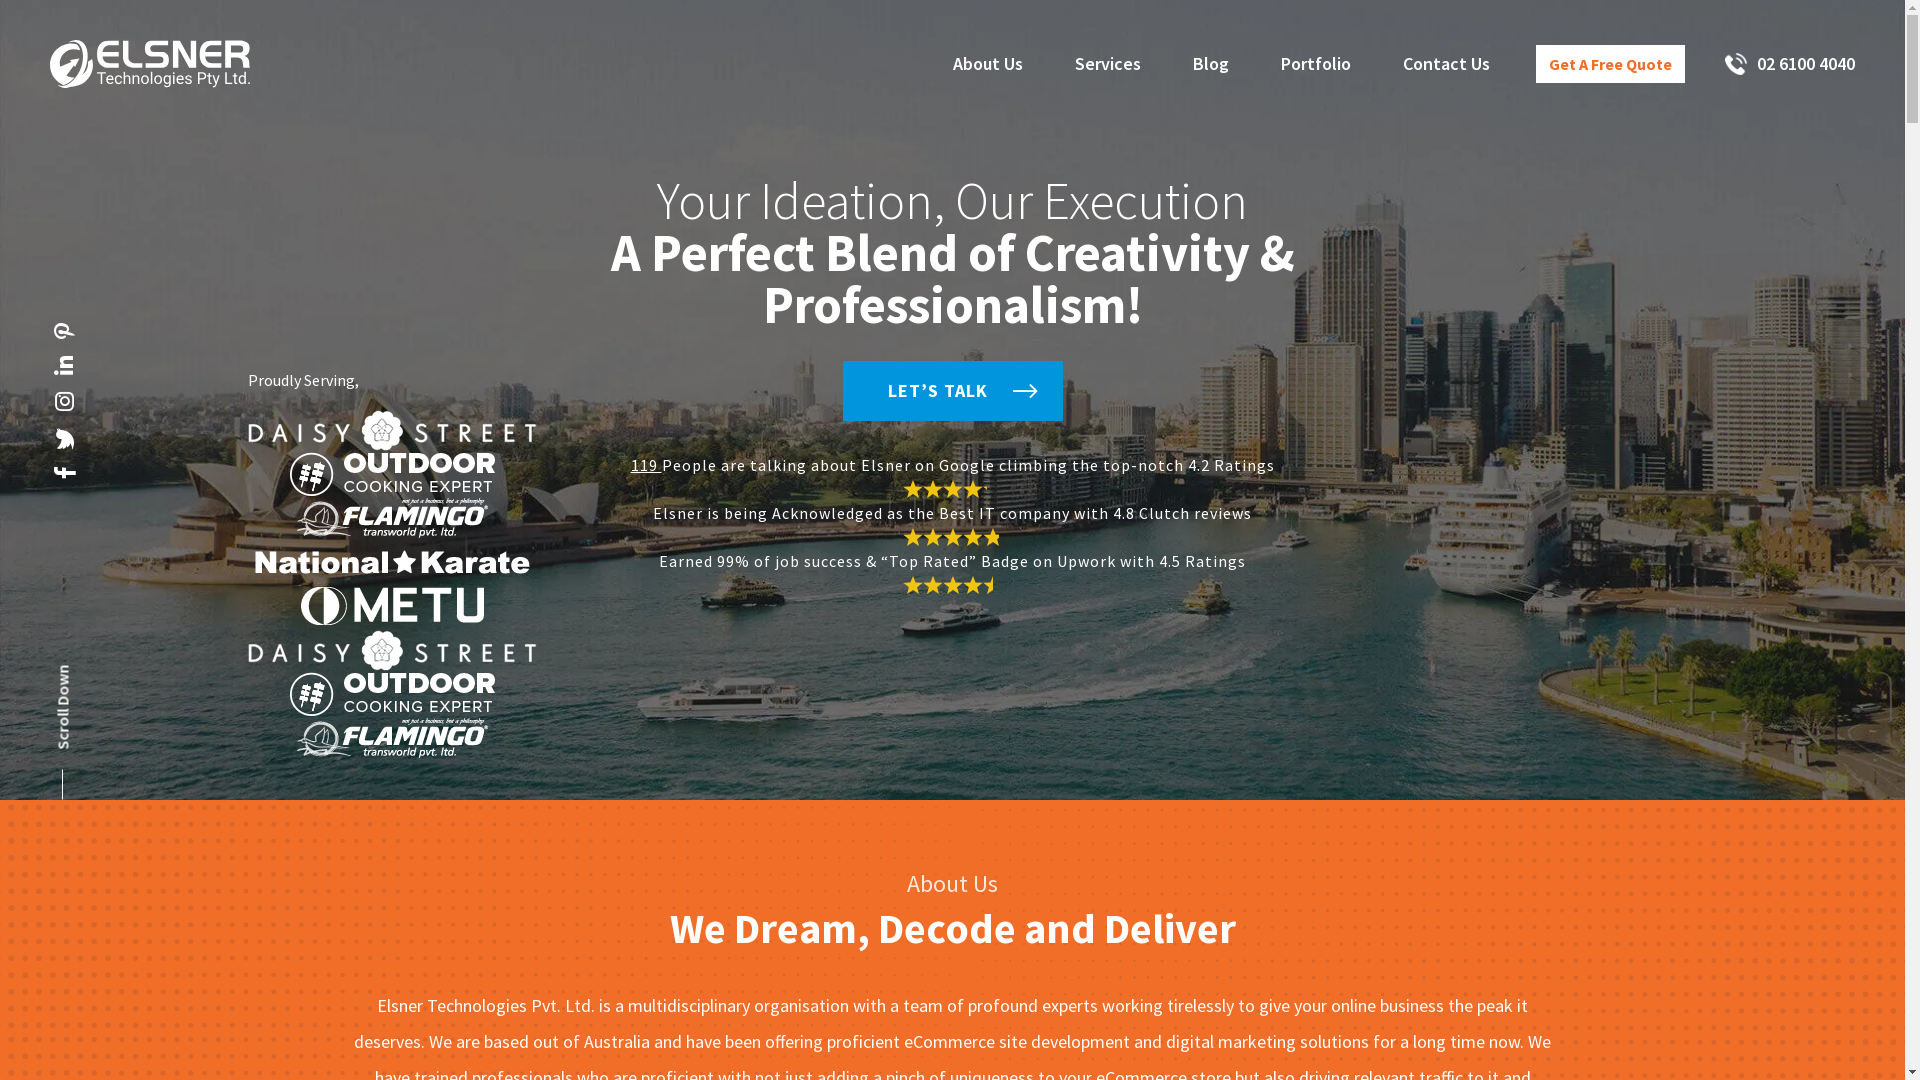 The height and width of the screenshot is (1080, 1920). Describe the element at coordinates (1401, 63) in the screenshot. I see `'Contact Us'` at that location.